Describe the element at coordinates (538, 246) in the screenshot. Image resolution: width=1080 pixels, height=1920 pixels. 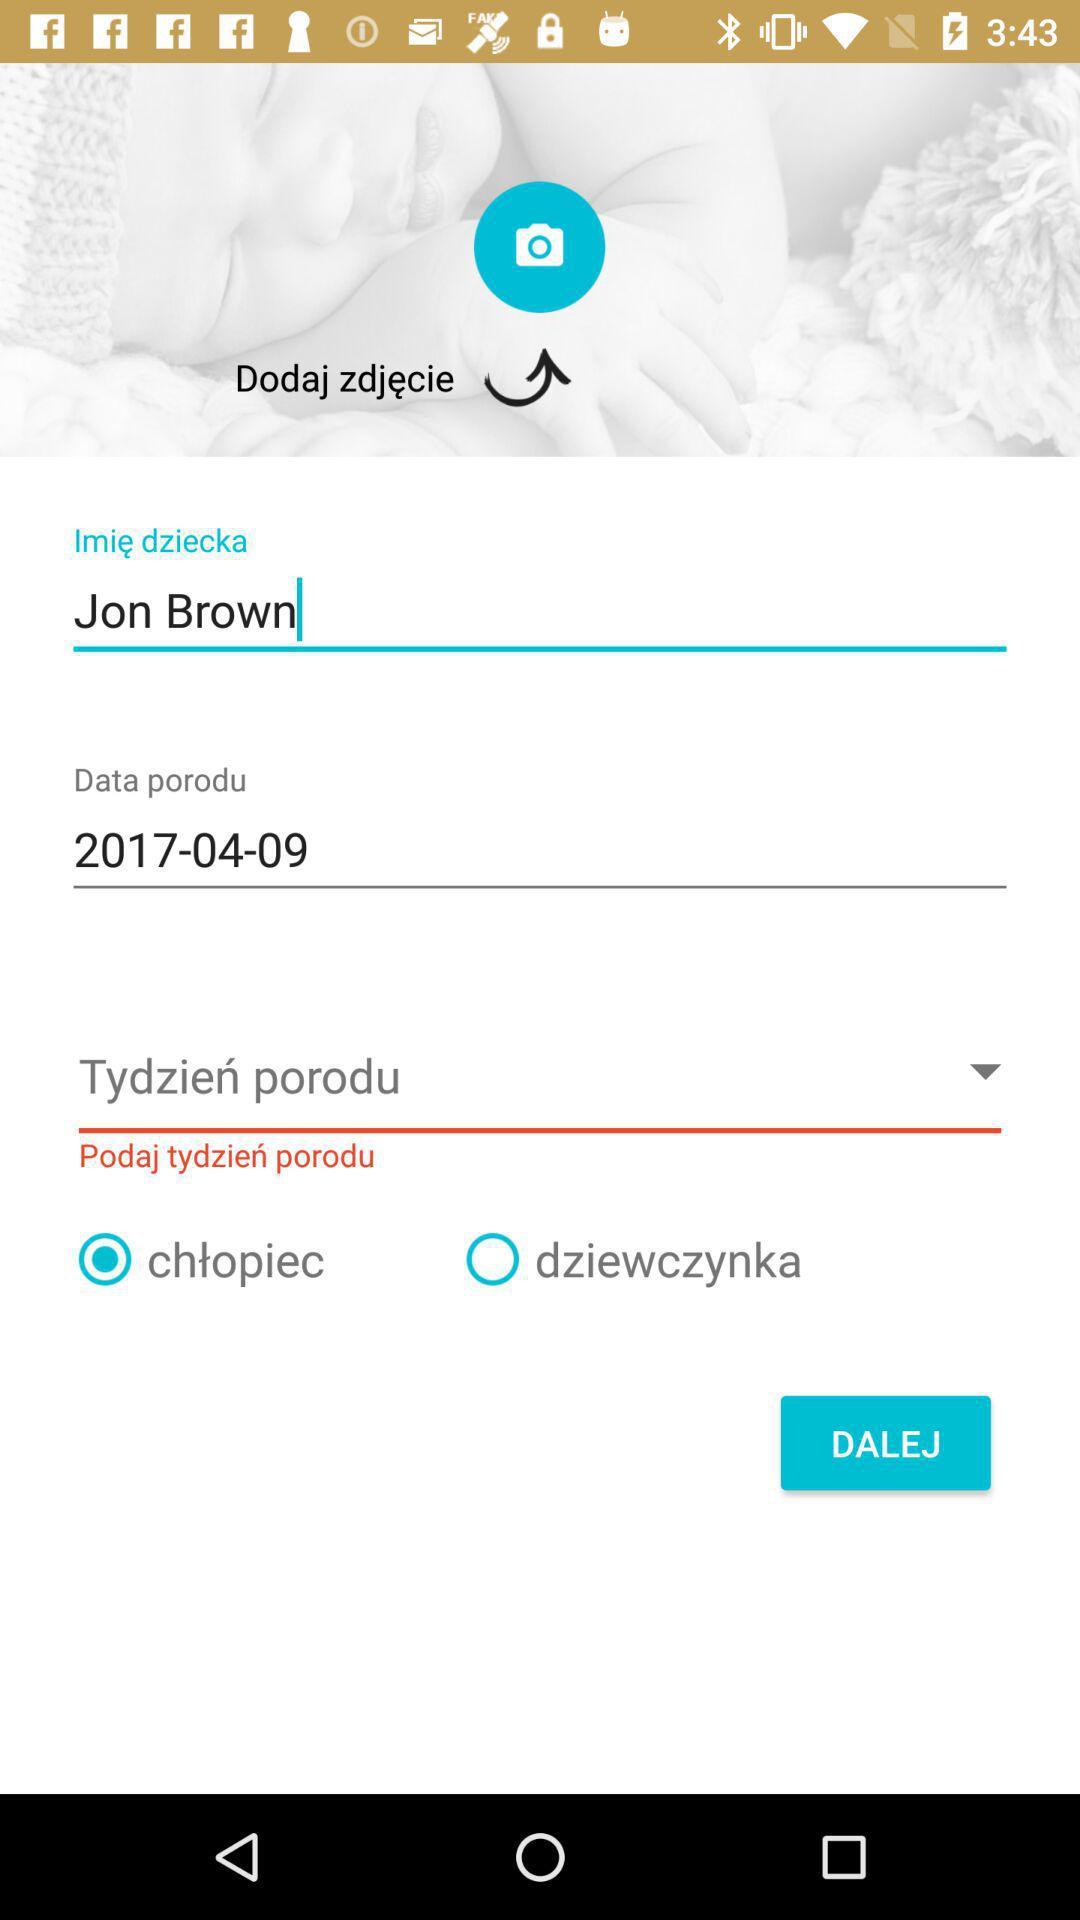
I see `the photo icon` at that location.